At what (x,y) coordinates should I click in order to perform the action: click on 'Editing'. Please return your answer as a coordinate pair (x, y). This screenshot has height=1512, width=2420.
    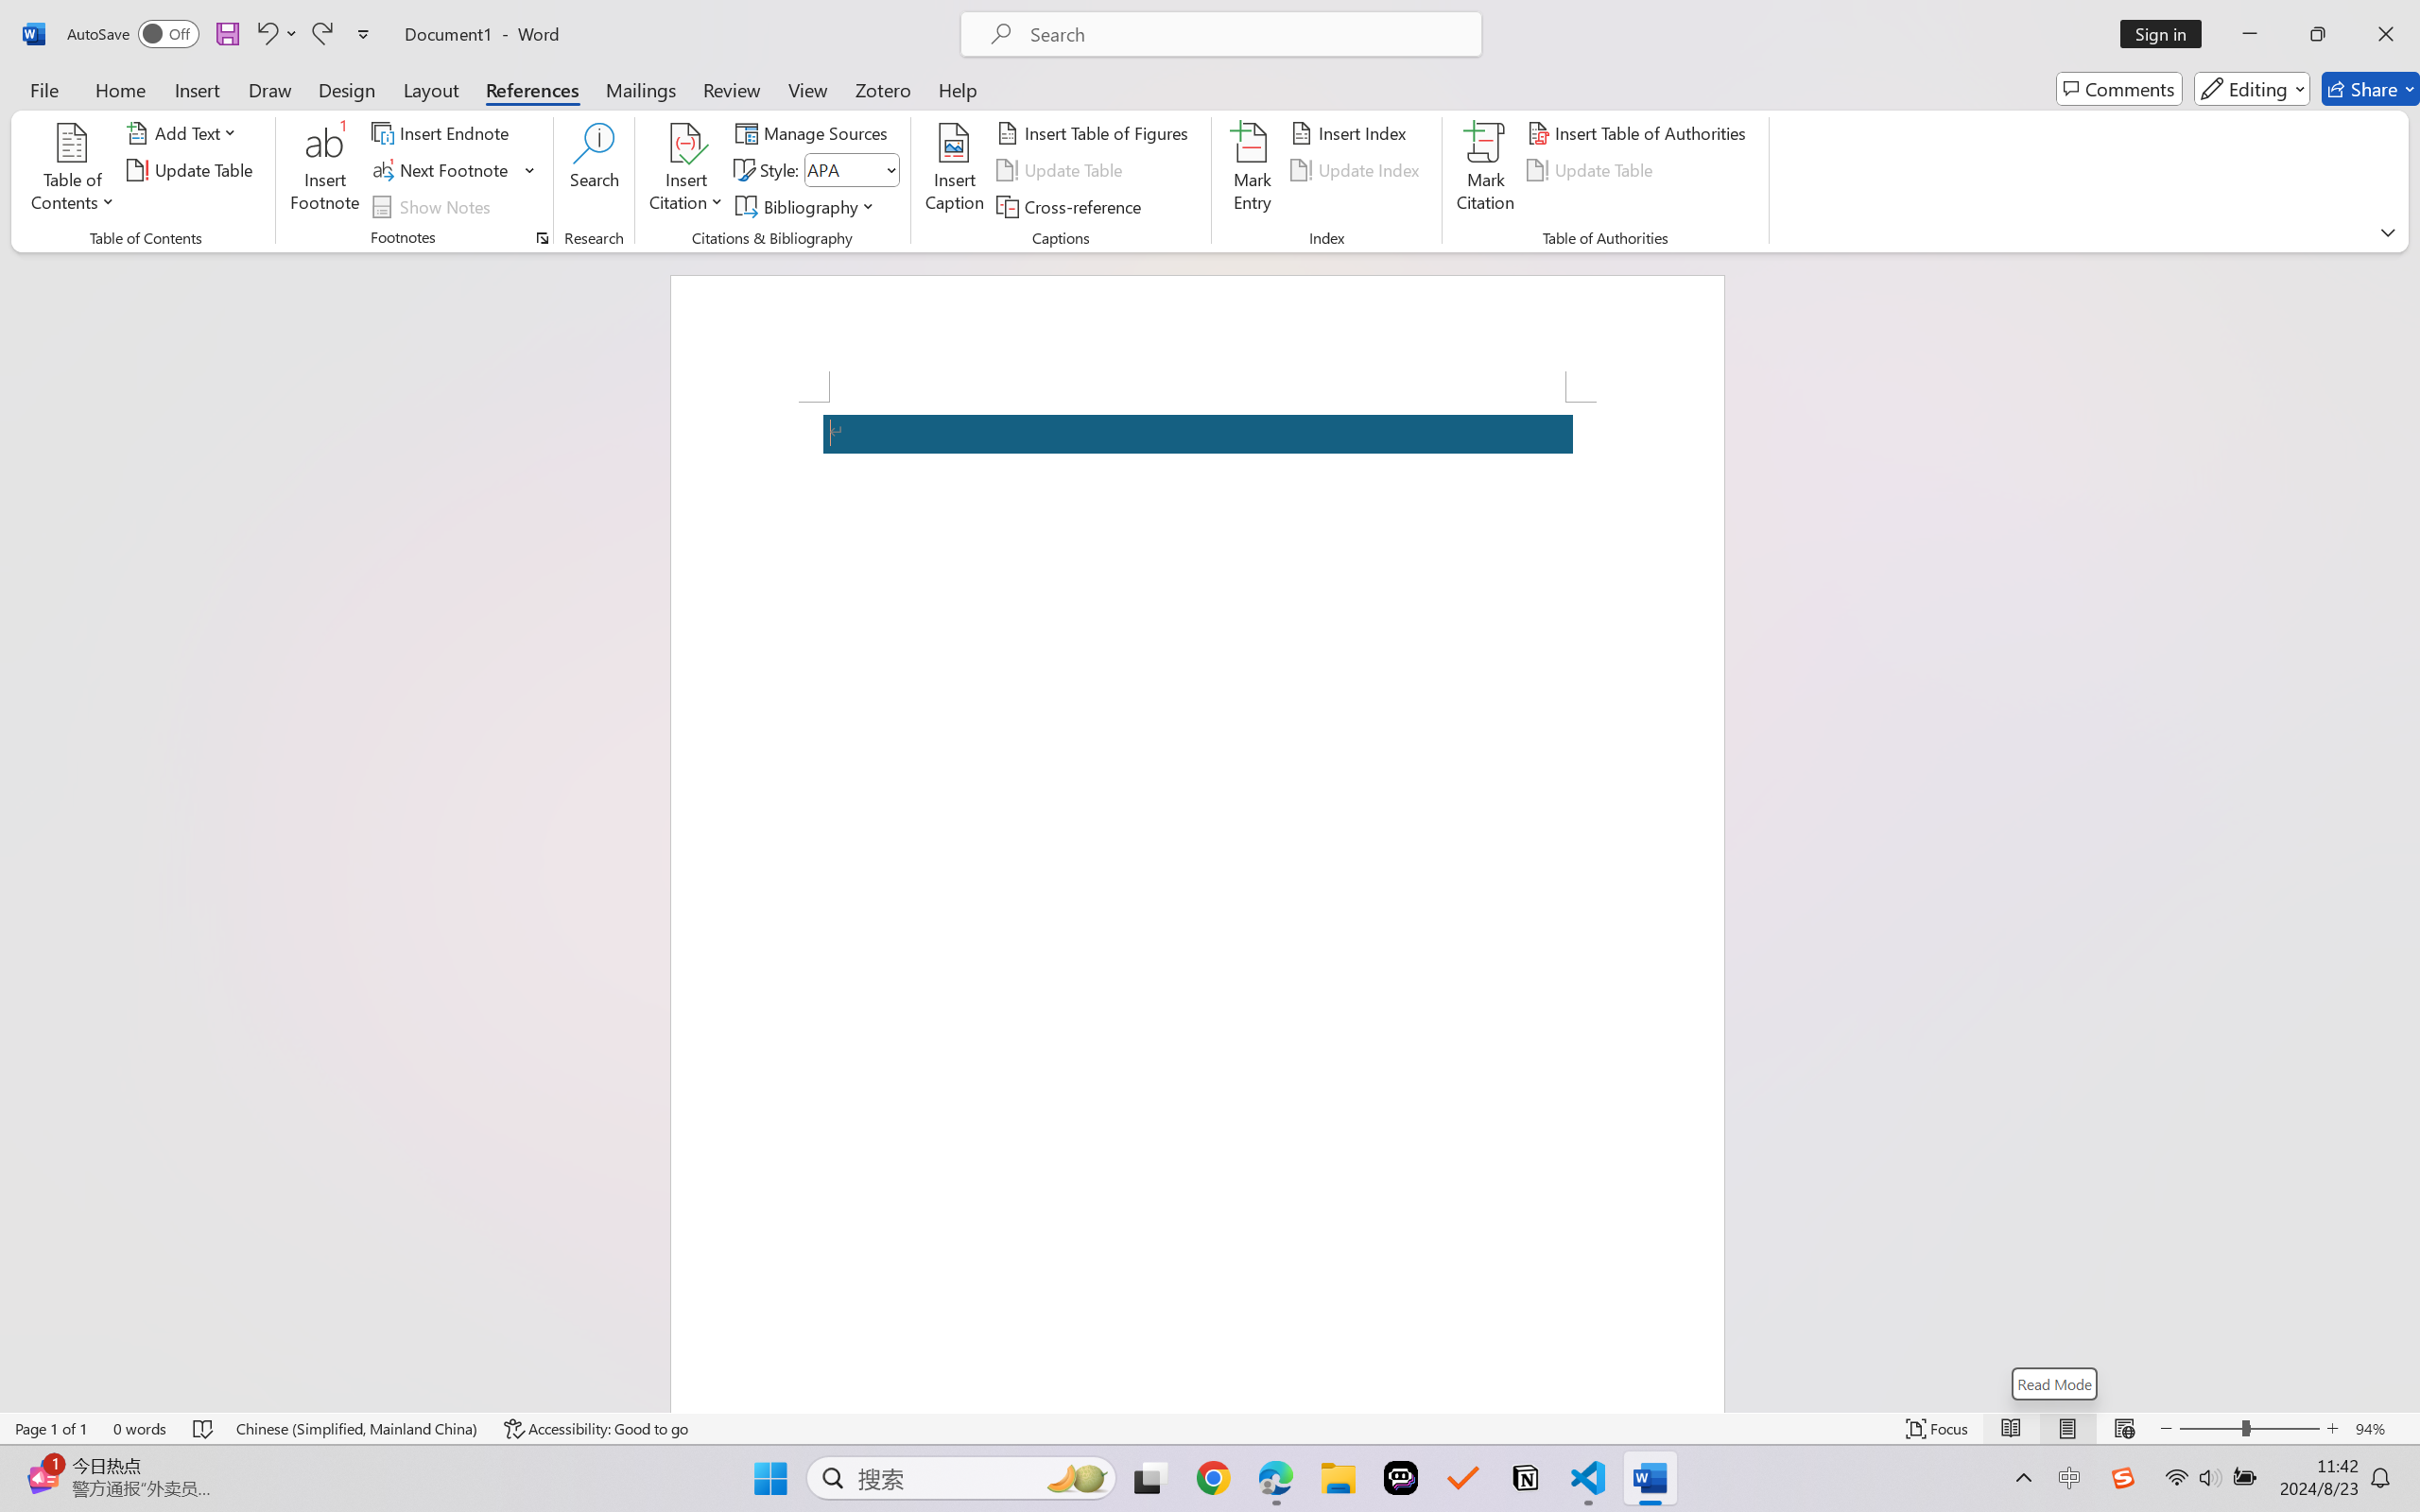
    Looking at the image, I should click on (2253, 88).